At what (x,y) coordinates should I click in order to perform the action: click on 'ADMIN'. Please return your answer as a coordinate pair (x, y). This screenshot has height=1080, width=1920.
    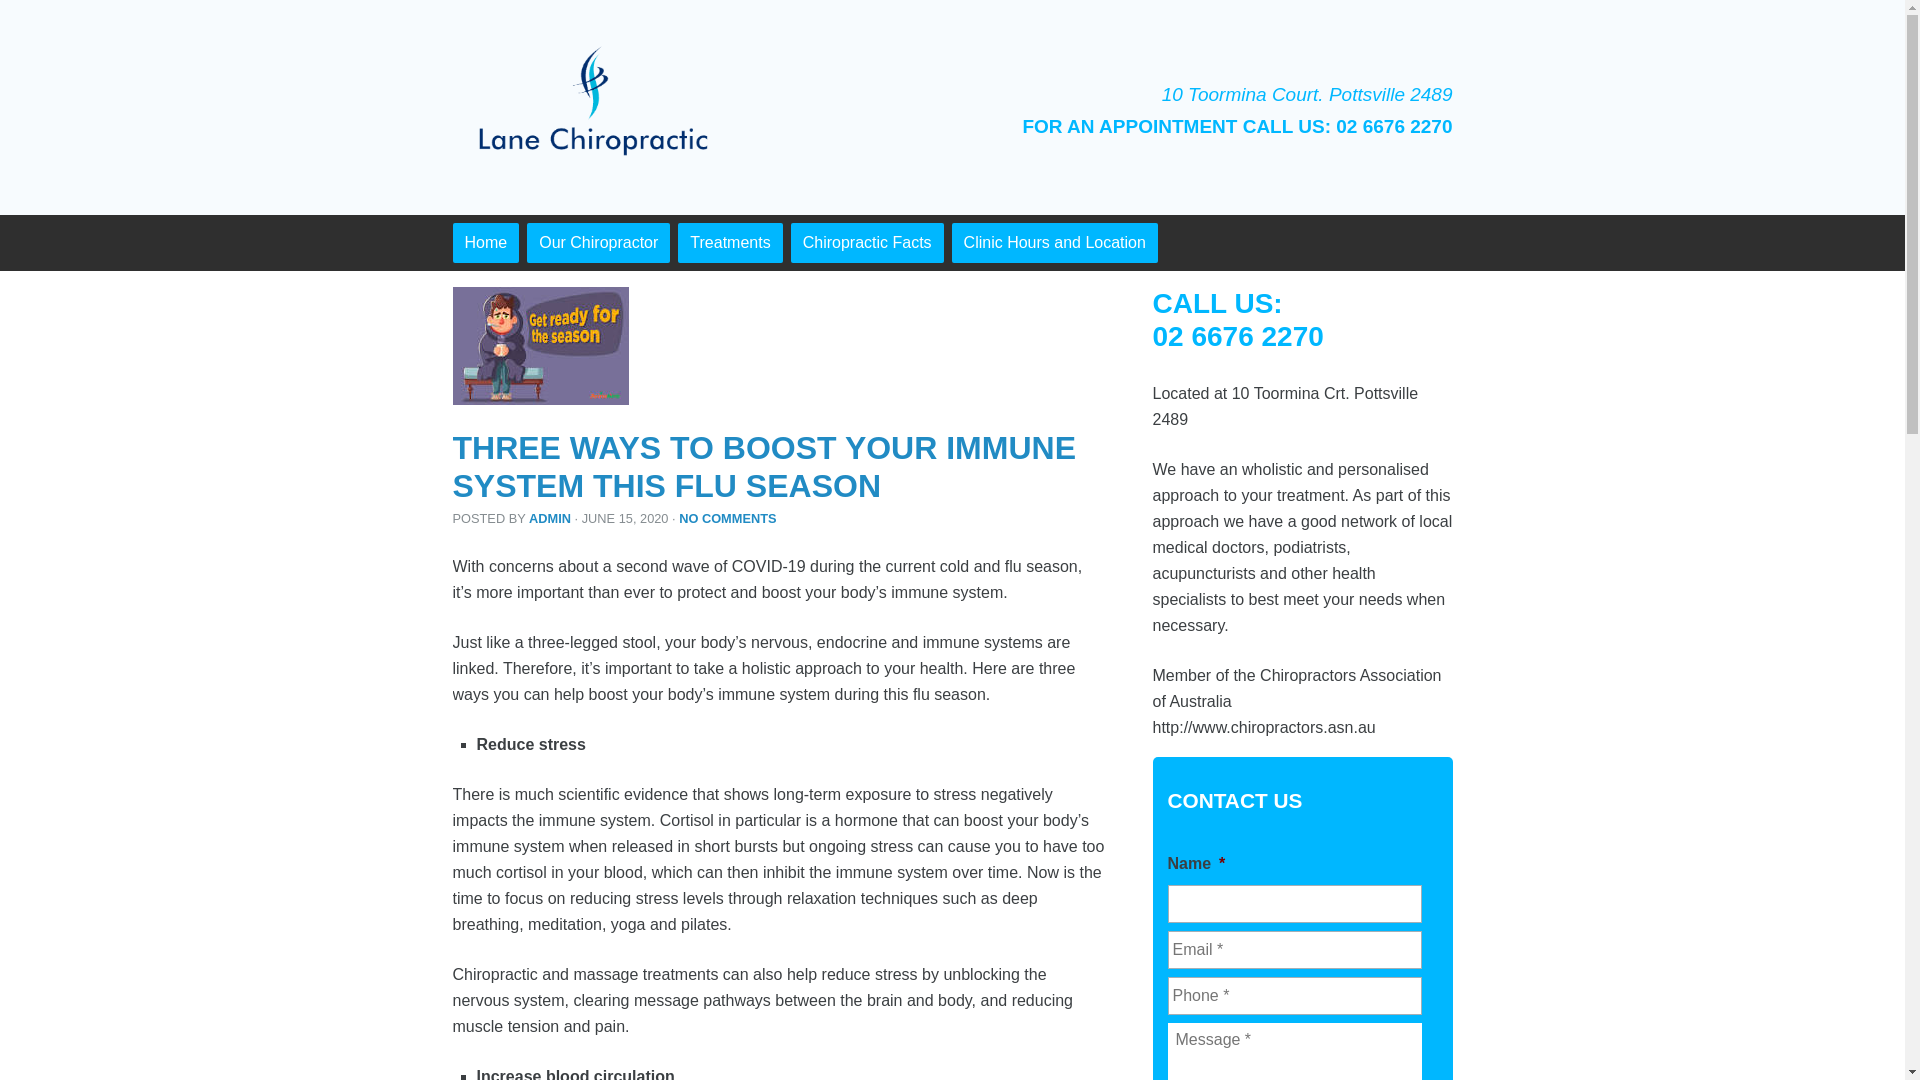
    Looking at the image, I should click on (550, 517).